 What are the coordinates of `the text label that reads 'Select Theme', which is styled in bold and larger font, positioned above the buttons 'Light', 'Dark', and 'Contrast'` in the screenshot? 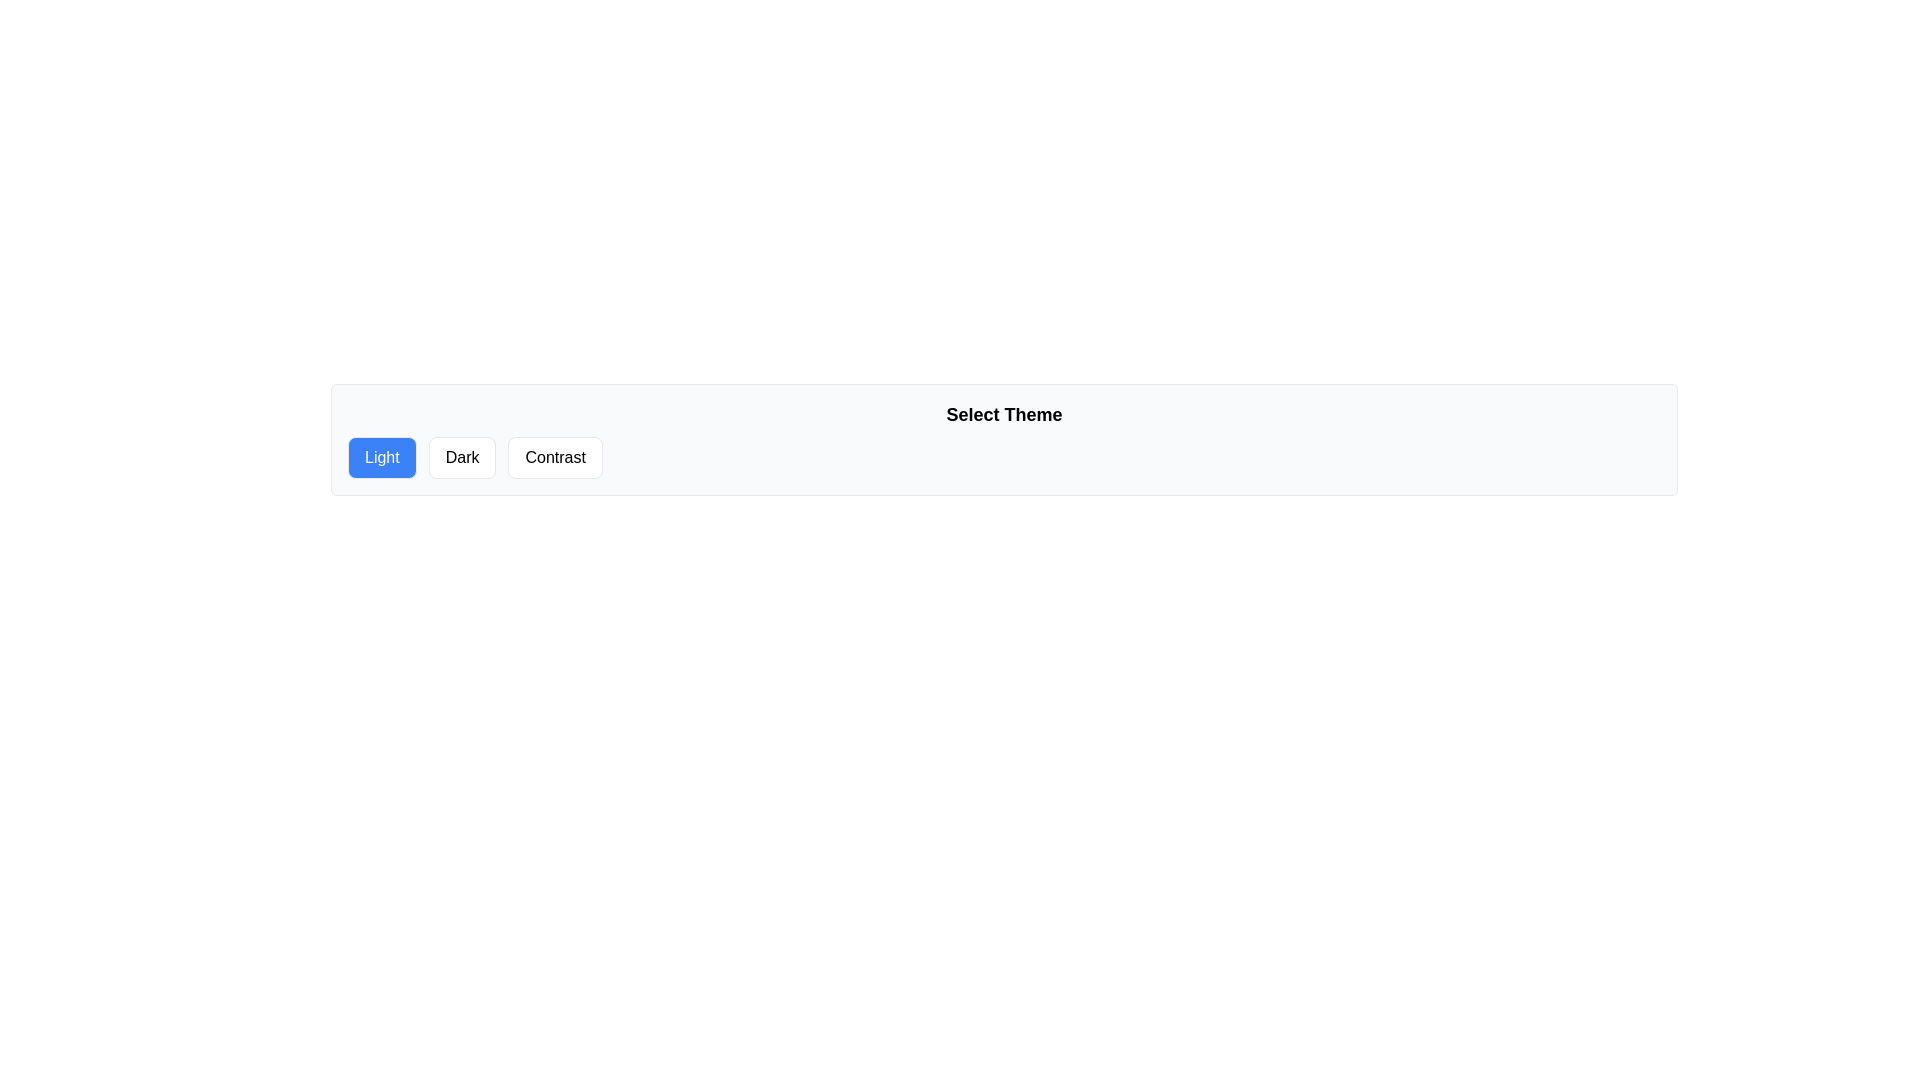 It's located at (1004, 414).